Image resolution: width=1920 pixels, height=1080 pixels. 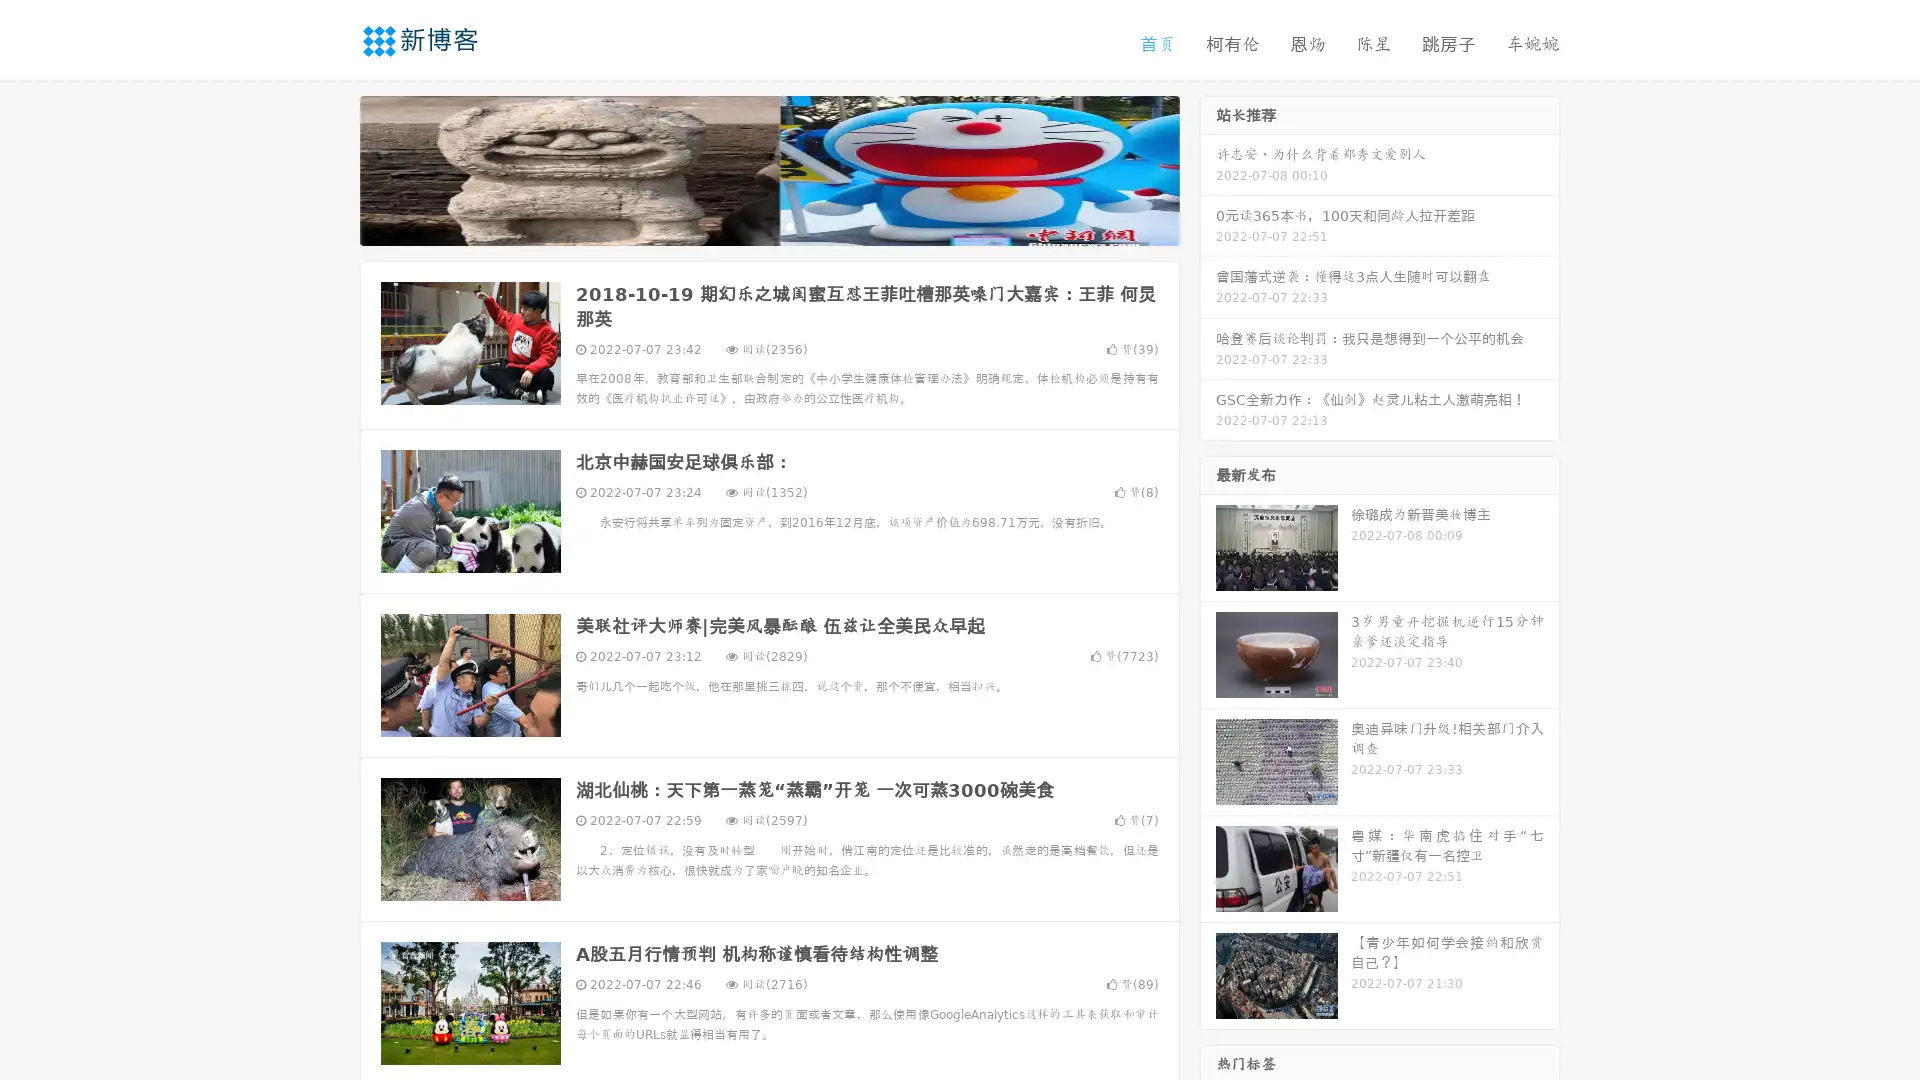 What do you see at coordinates (330, 168) in the screenshot?
I see `Previous slide` at bounding box center [330, 168].